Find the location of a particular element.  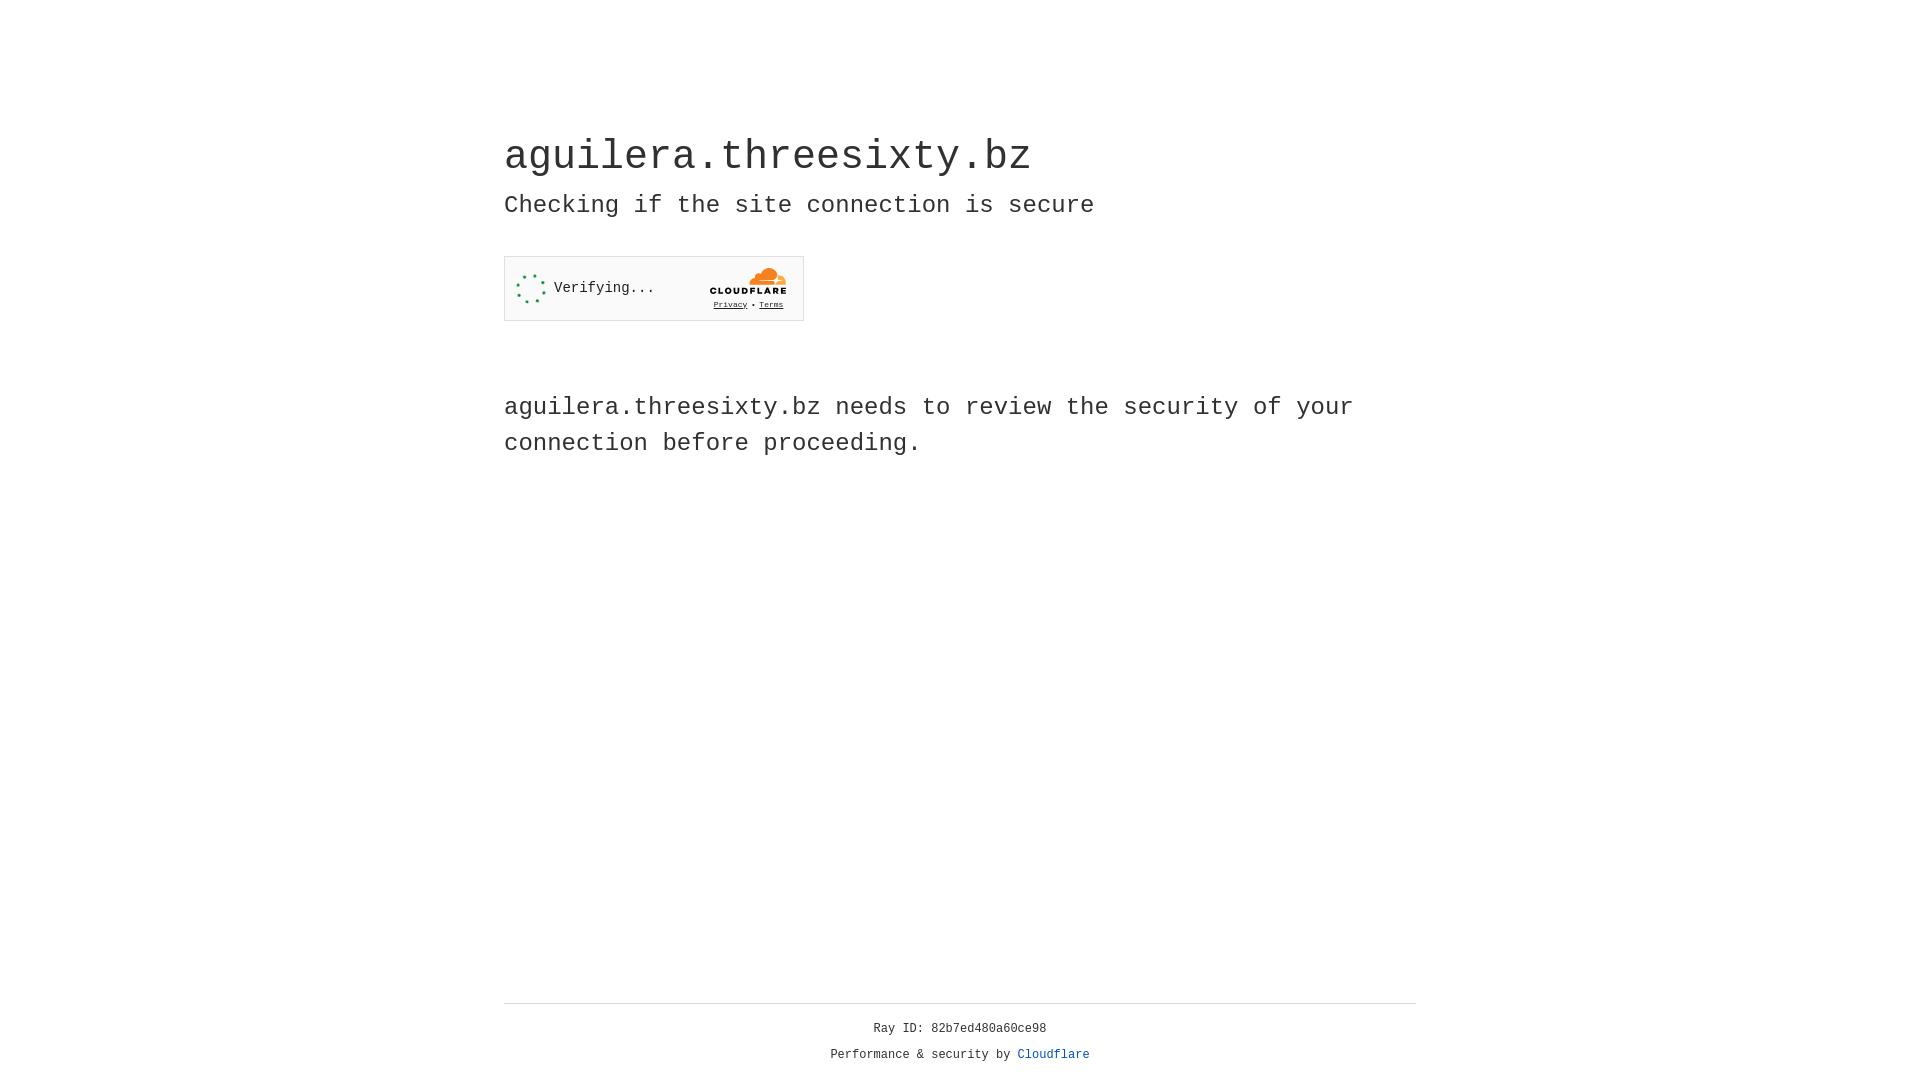

'Cloudflare' is located at coordinates (1053, 1054).